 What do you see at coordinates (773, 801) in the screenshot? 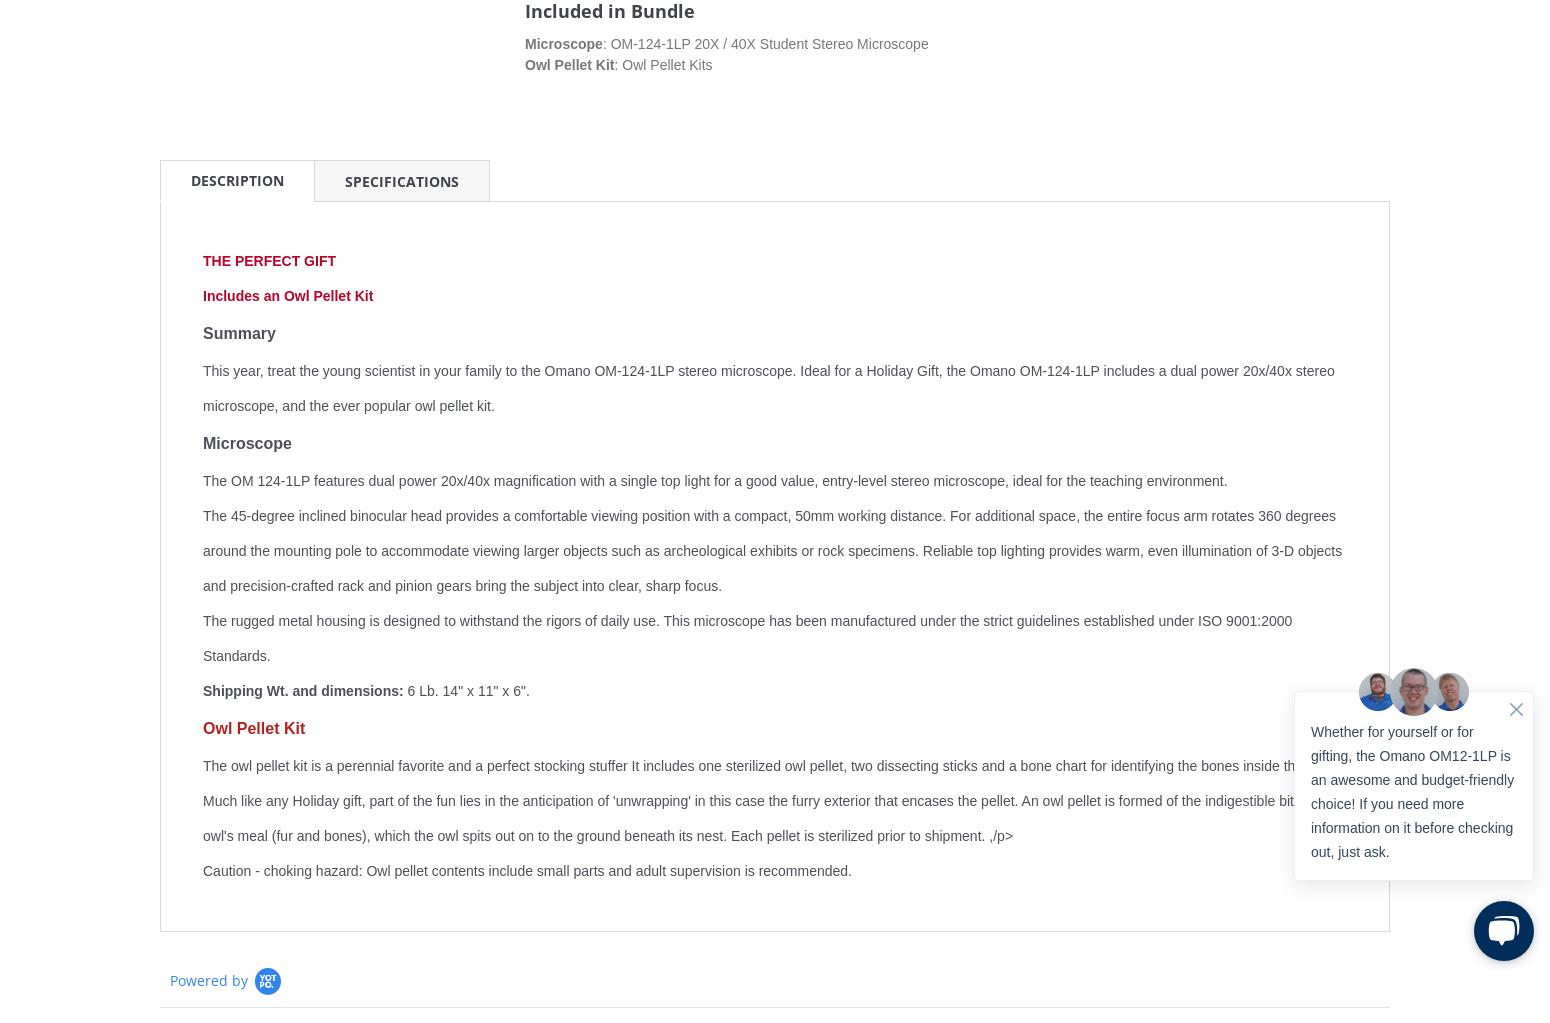
I see `'The owl pellet kit is a perennial favorite and a perfect stocking stuffer It includes one sterilized owl pellet, two dissecting sticks and a bone chart for identifying the bones inside the pellet. Much like any Holiday gift, part of the fun lies in the anticipation of 'unwrapping' in this case the furry exterior that encases the pellet. An owl pellet is formed of the indigestible bits of an owl's meal (fur and bones), which the owl spits out on to the ground beneath its nest. Each pellet is sterilized prior to shipment. ,/p>'` at bounding box center [773, 801].